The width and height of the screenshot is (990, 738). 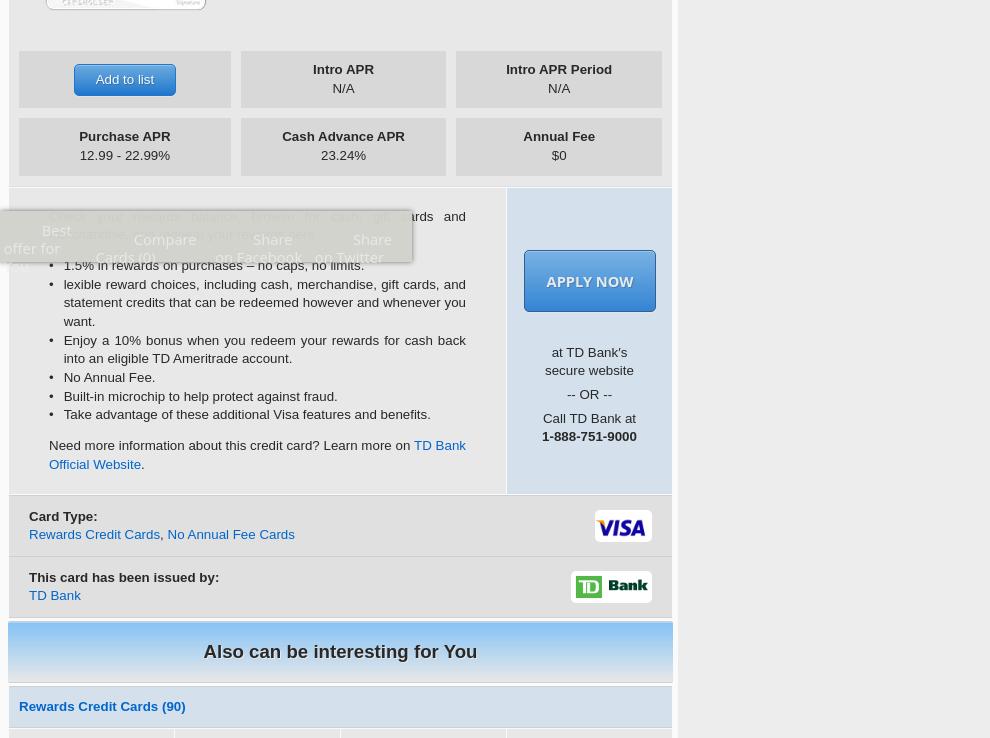 What do you see at coordinates (558, 69) in the screenshot?
I see `'Intro APR Period'` at bounding box center [558, 69].